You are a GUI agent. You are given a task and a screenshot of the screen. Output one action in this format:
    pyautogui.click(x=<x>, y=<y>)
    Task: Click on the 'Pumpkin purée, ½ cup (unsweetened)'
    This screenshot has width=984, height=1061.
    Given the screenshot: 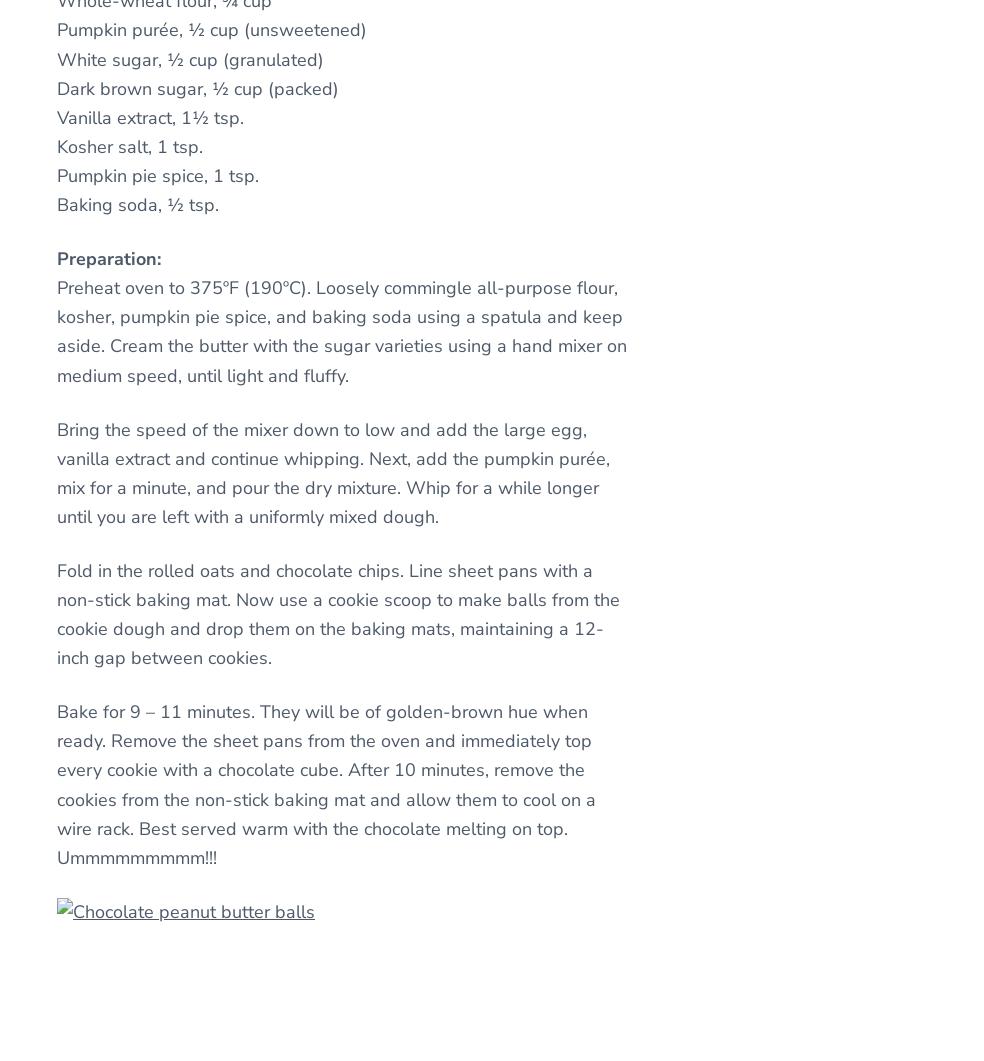 What is the action you would take?
    pyautogui.click(x=211, y=30)
    